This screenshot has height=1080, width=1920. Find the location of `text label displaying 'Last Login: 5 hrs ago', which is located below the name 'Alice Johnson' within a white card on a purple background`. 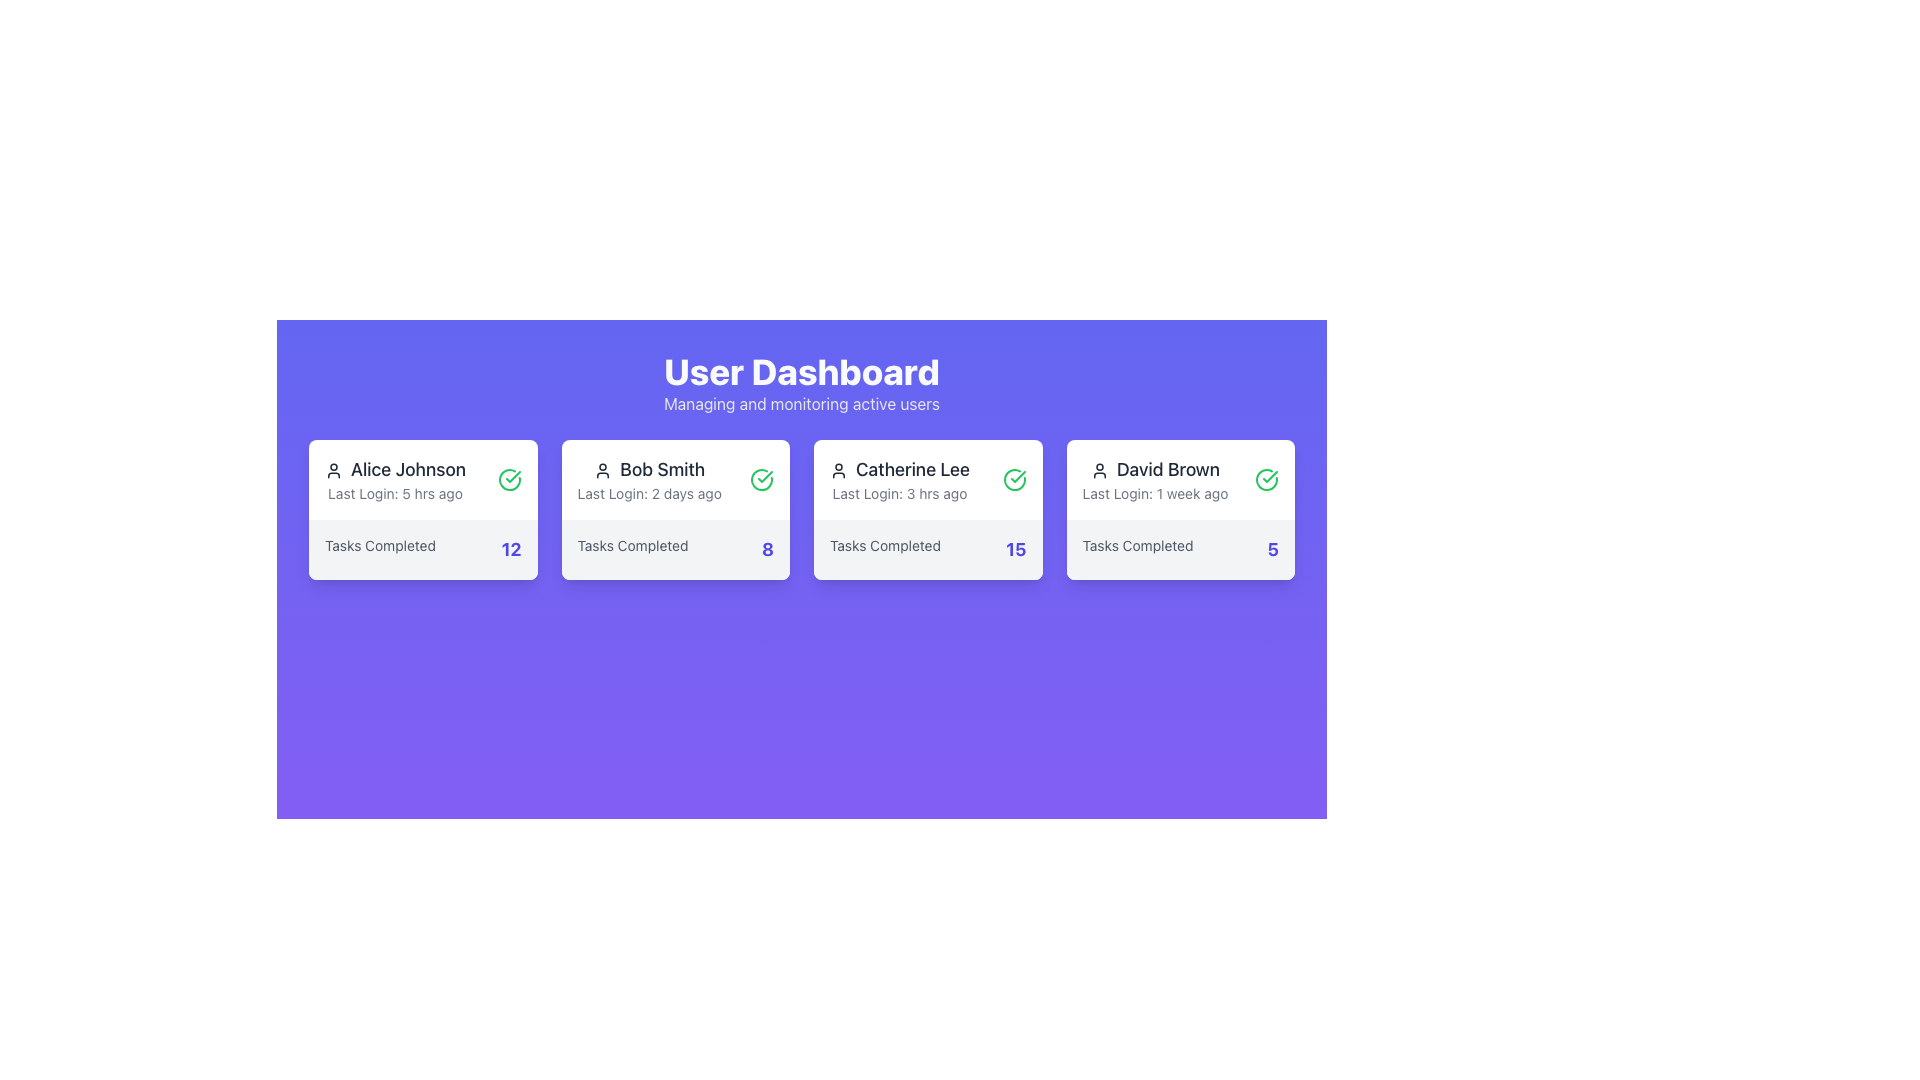

text label displaying 'Last Login: 5 hrs ago', which is located below the name 'Alice Johnson' within a white card on a purple background is located at coordinates (395, 493).